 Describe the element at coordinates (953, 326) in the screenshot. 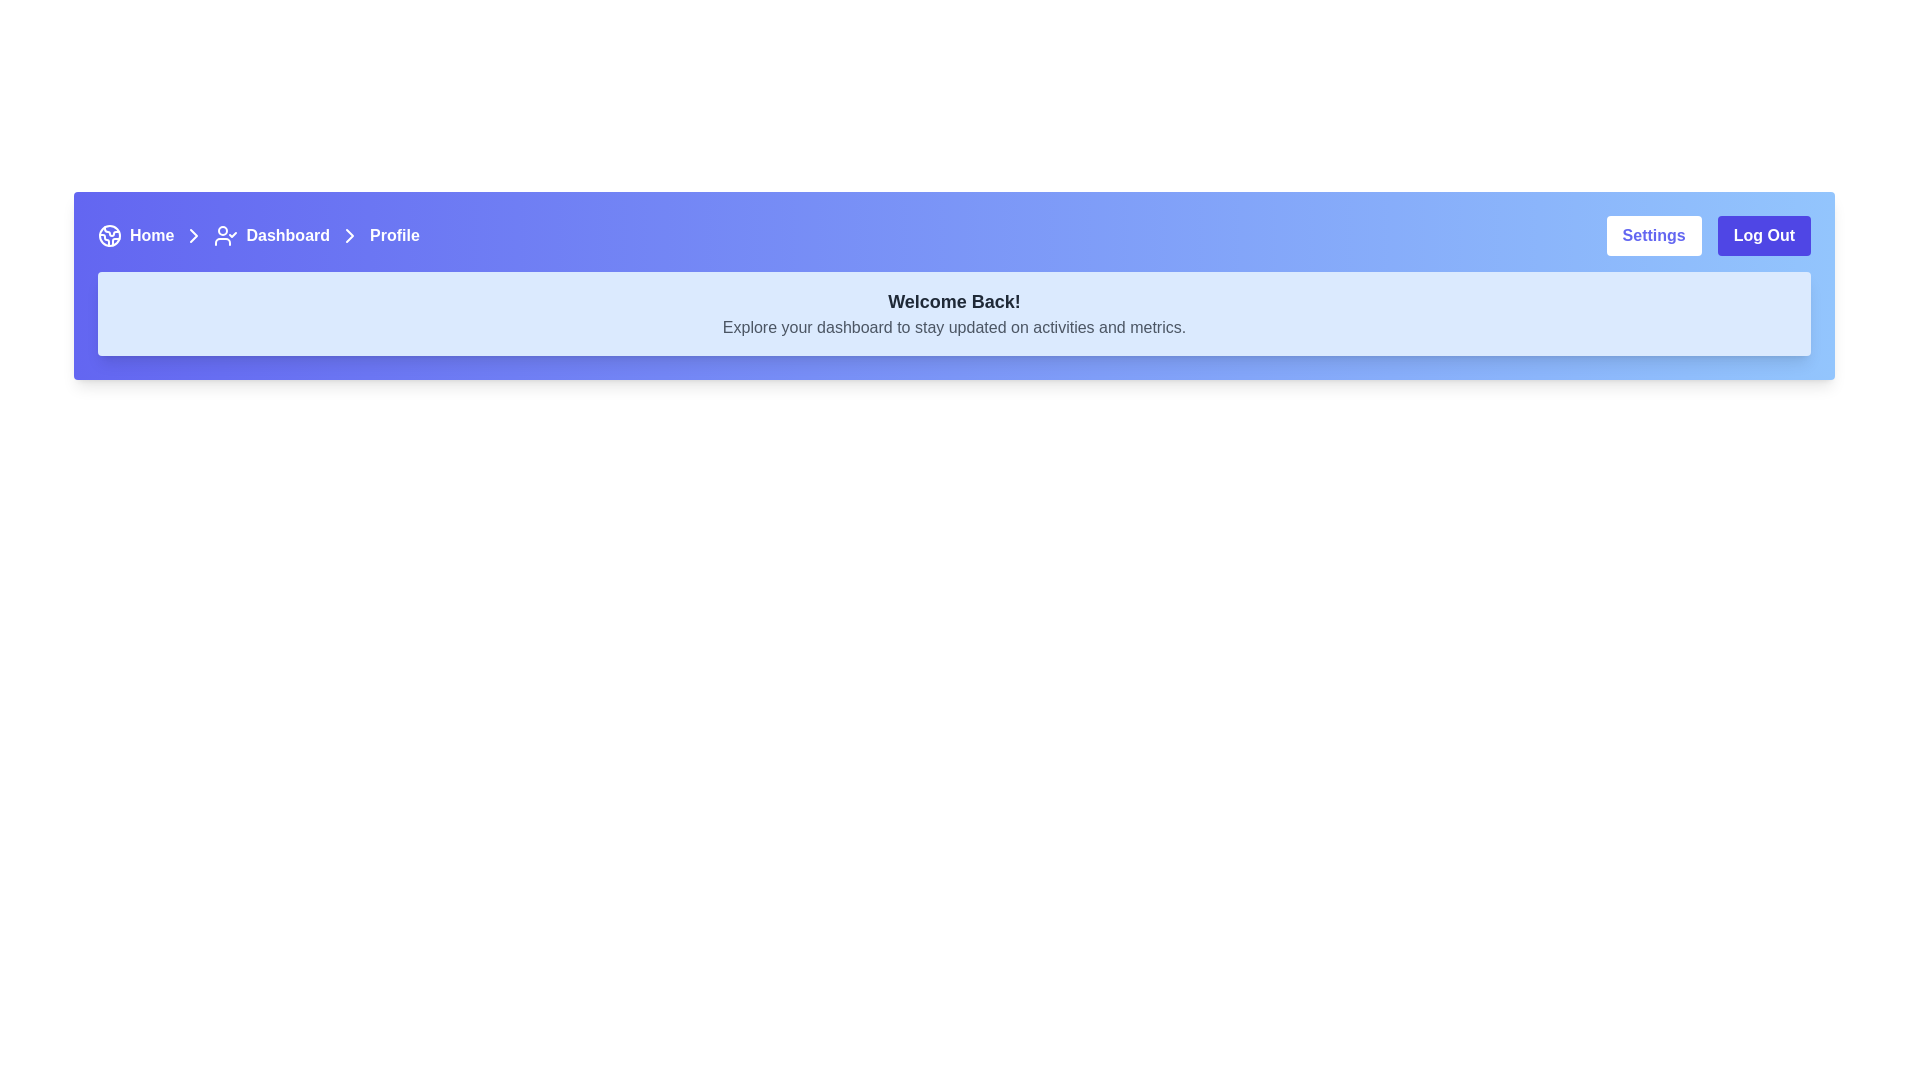

I see `the static text description that reads 'Explore your dashboard to stay updated on activities and metrics.', which is located directly beneath the bold header 'Welcome Back!' in a light blue box` at that location.